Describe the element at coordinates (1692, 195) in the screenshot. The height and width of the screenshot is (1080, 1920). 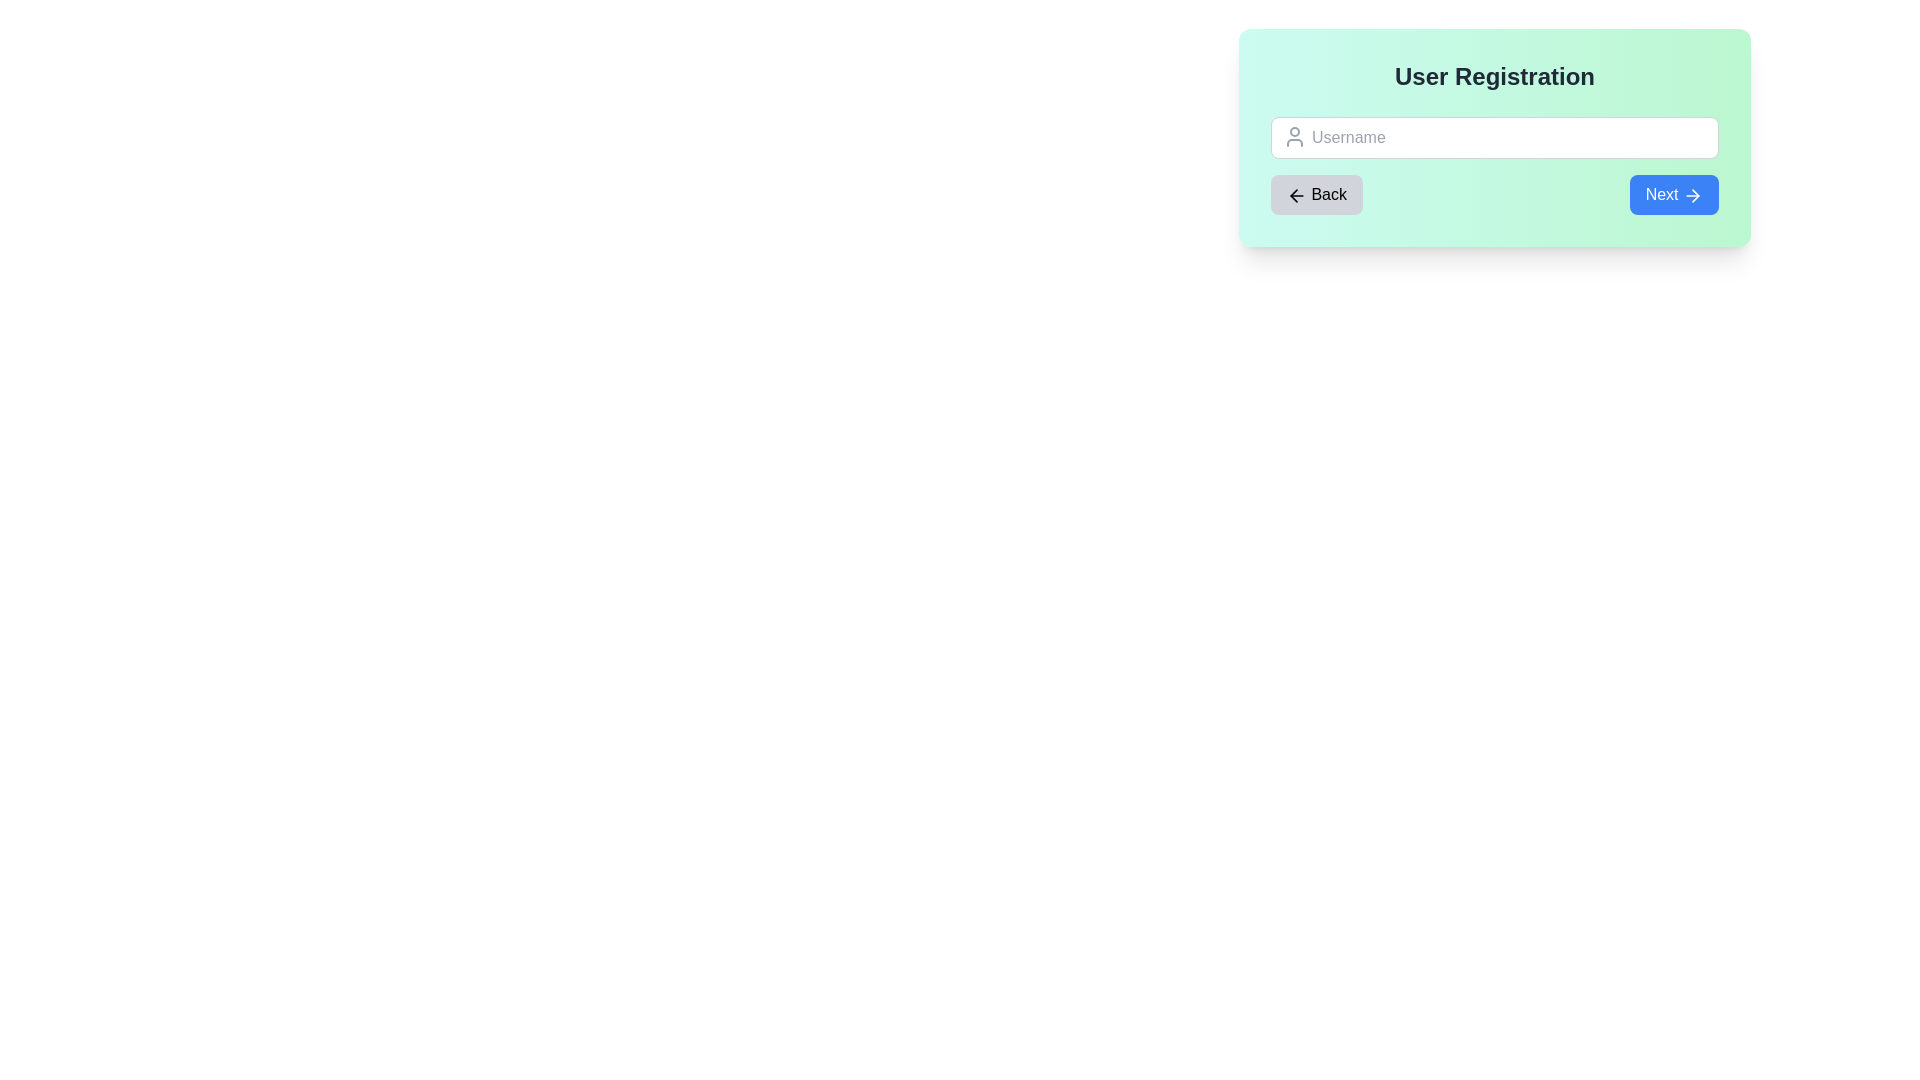
I see `the decorative icon adjacent to the text 'Next' in the bottom right portion of the modal interface` at that location.